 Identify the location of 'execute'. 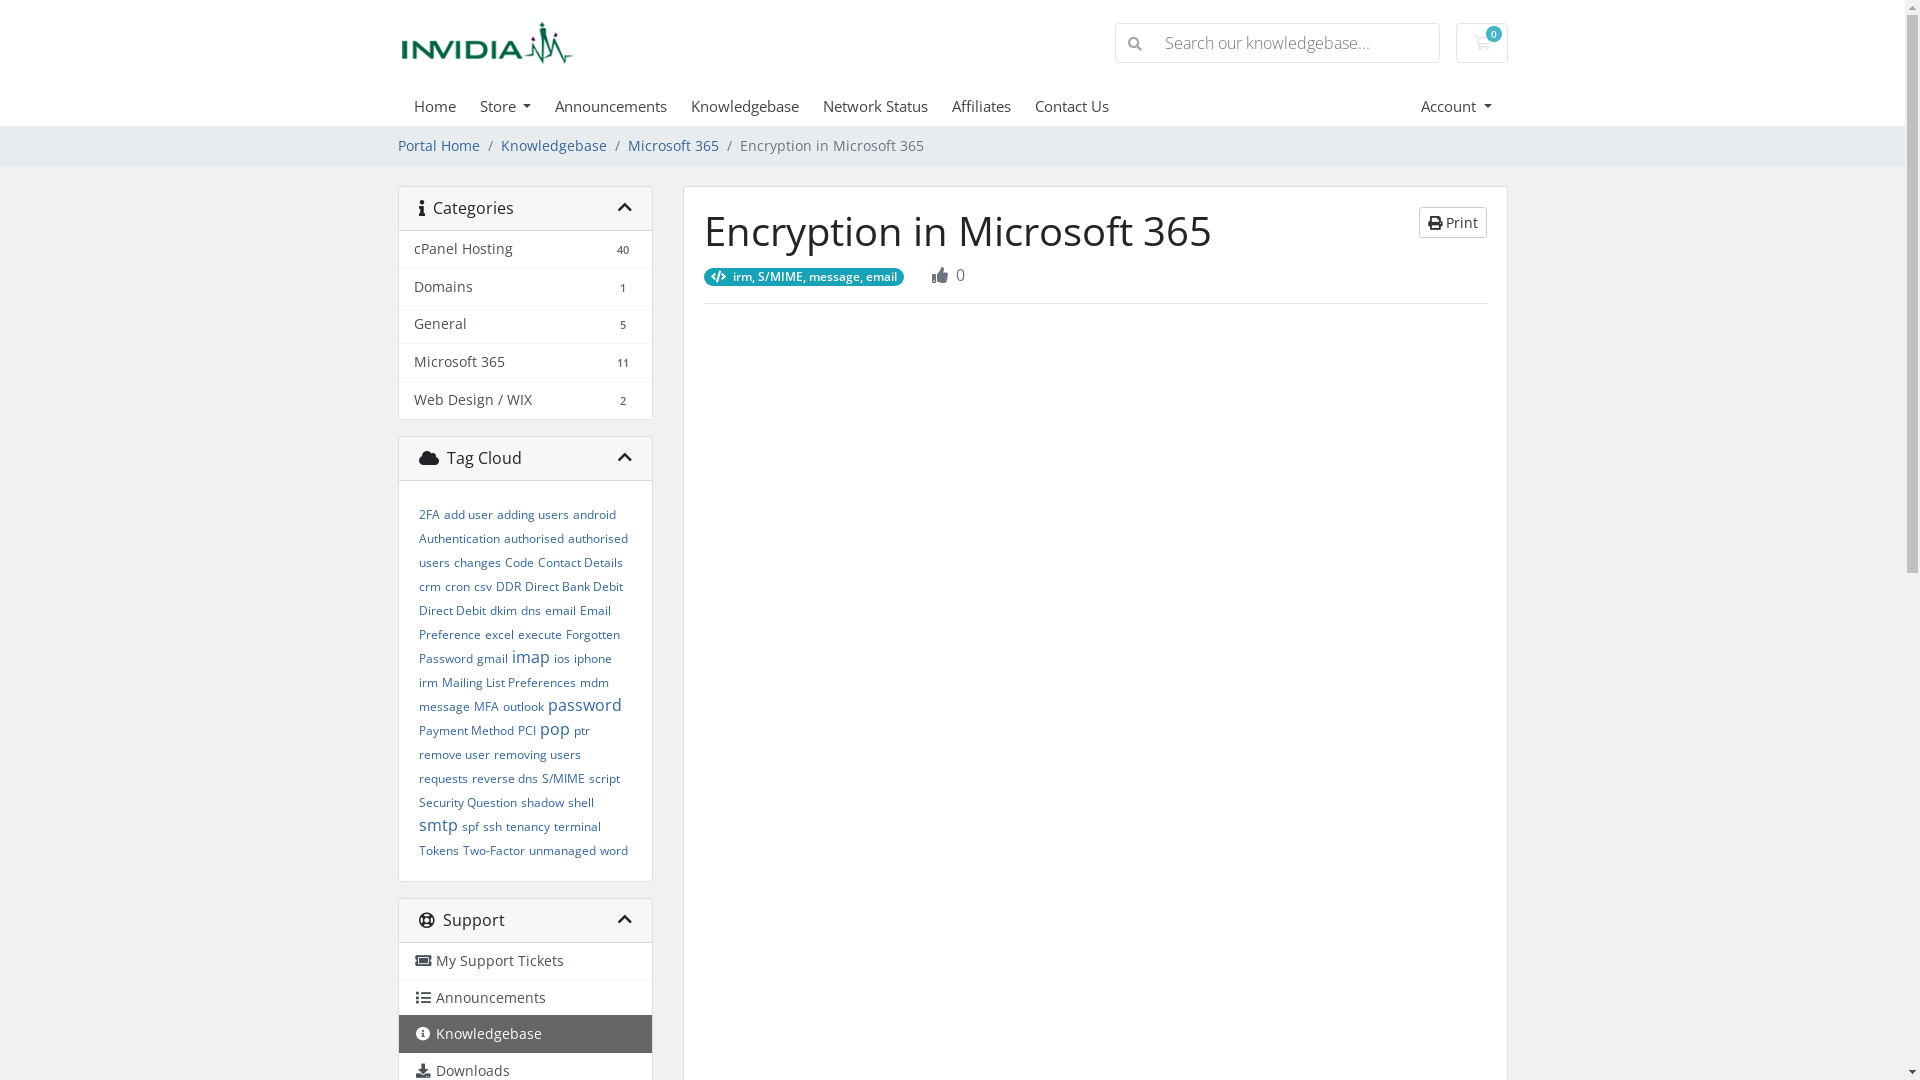
(539, 634).